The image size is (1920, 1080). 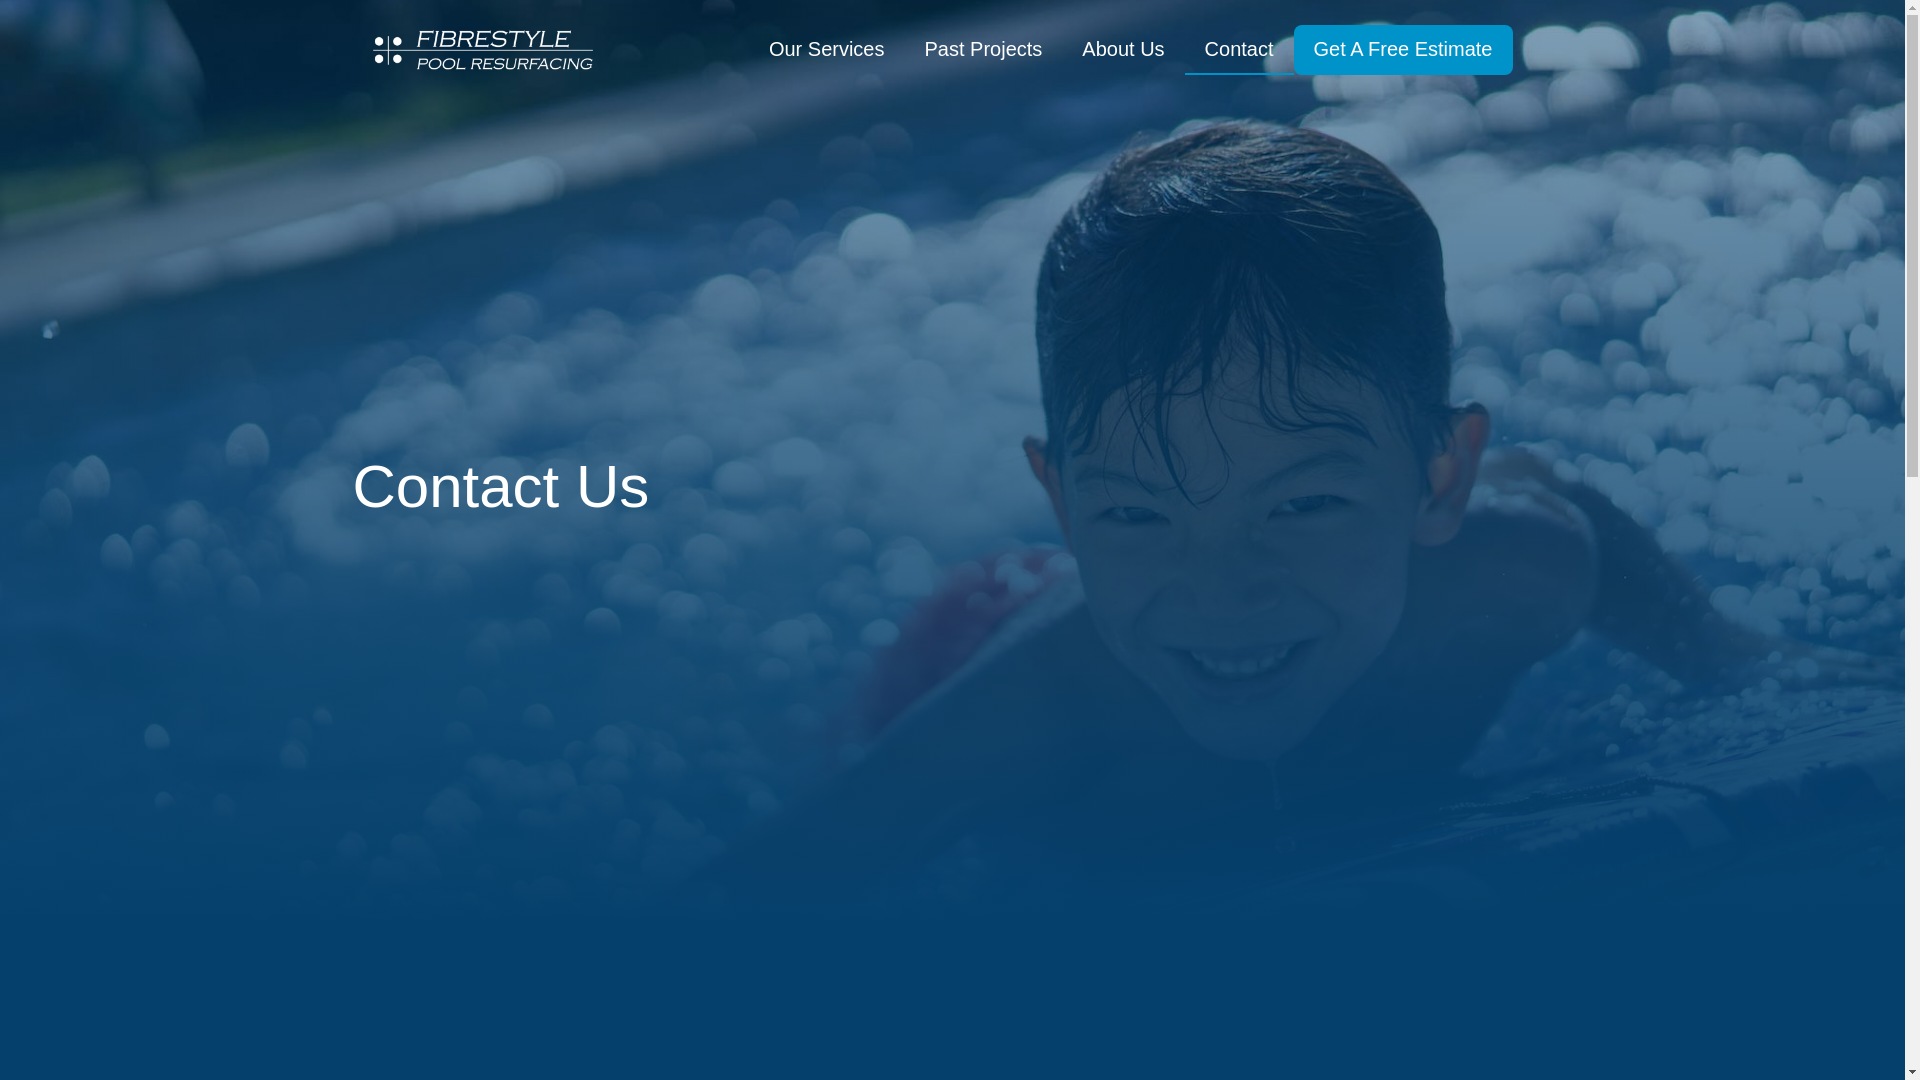 What do you see at coordinates (1123, 49) in the screenshot?
I see `'About Us'` at bounding box center [1123, 49].